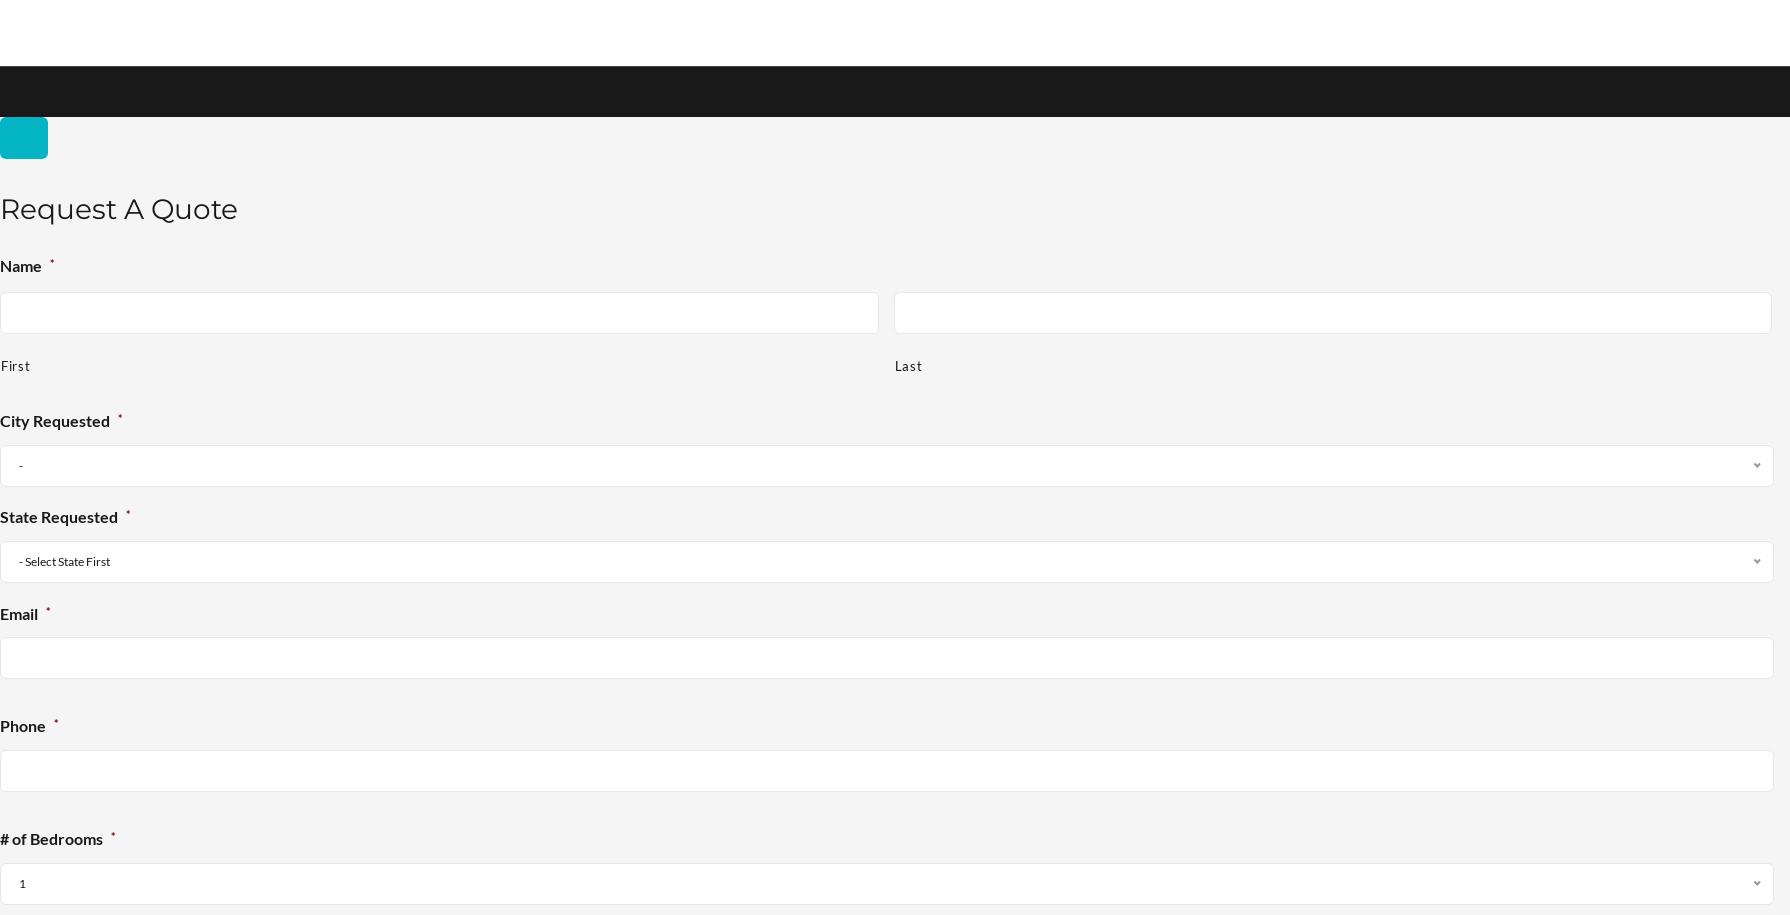  I want to click on 'Request A Quote', so click(0, 208).